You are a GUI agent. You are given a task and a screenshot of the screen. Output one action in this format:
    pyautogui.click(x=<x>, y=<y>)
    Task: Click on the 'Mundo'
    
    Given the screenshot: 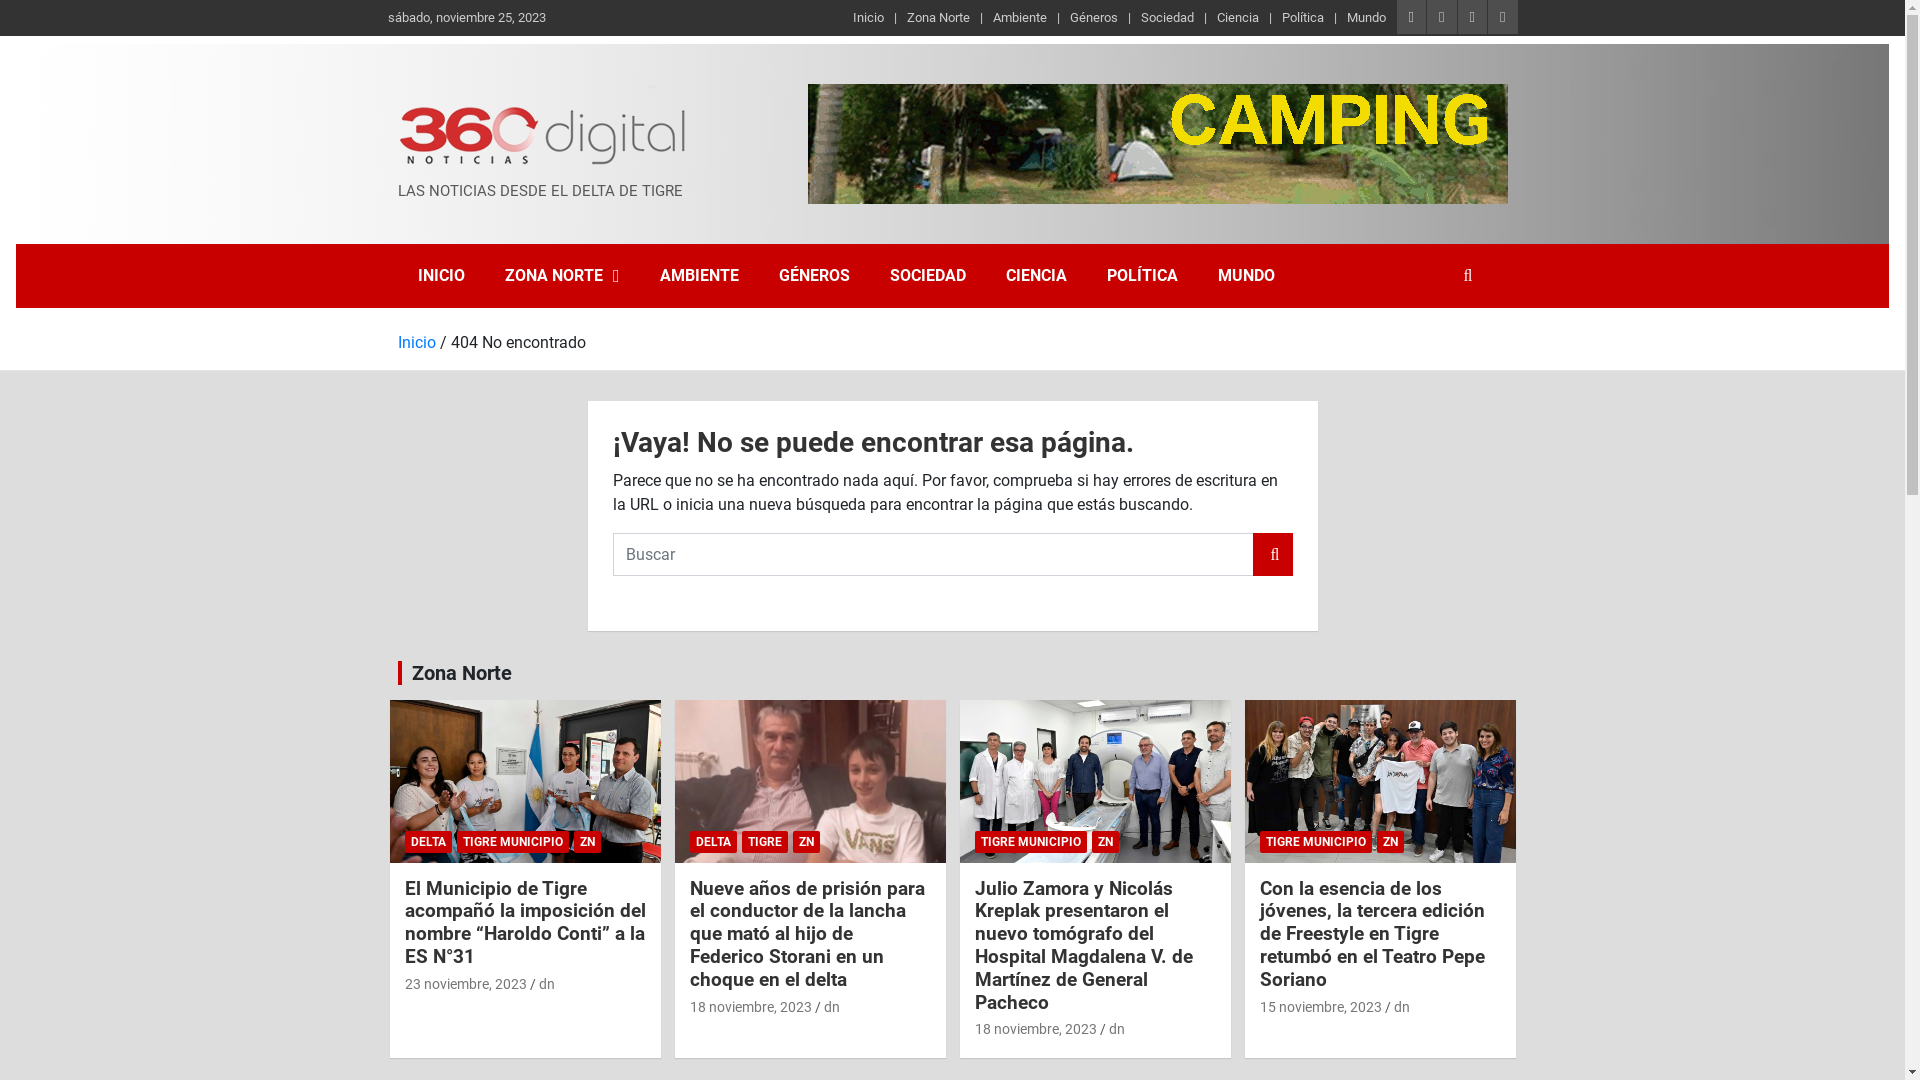 What is the action you would take?
    pyautogui.click(x=1365, y=18)
    